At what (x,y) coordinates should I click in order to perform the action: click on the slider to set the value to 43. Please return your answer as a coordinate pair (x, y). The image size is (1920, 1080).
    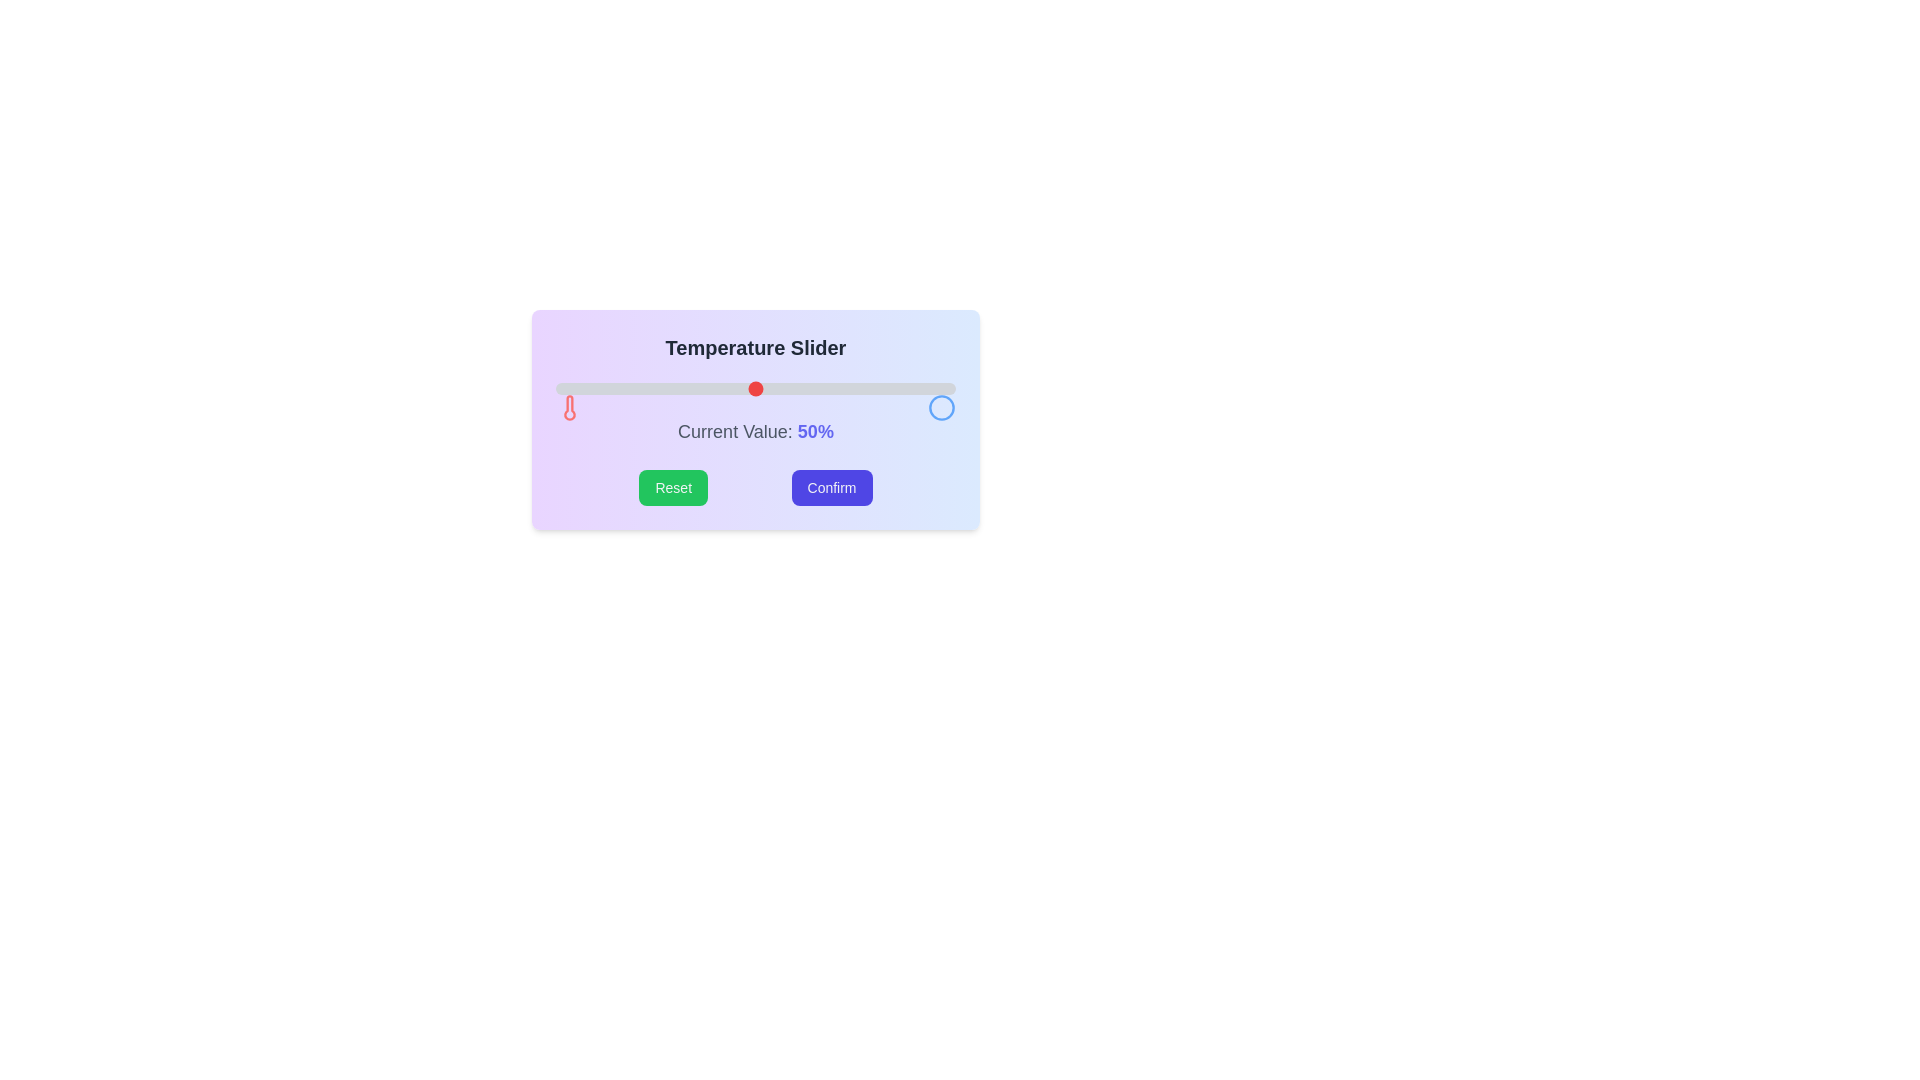
    Looking at the image, I should click on (727, 389).